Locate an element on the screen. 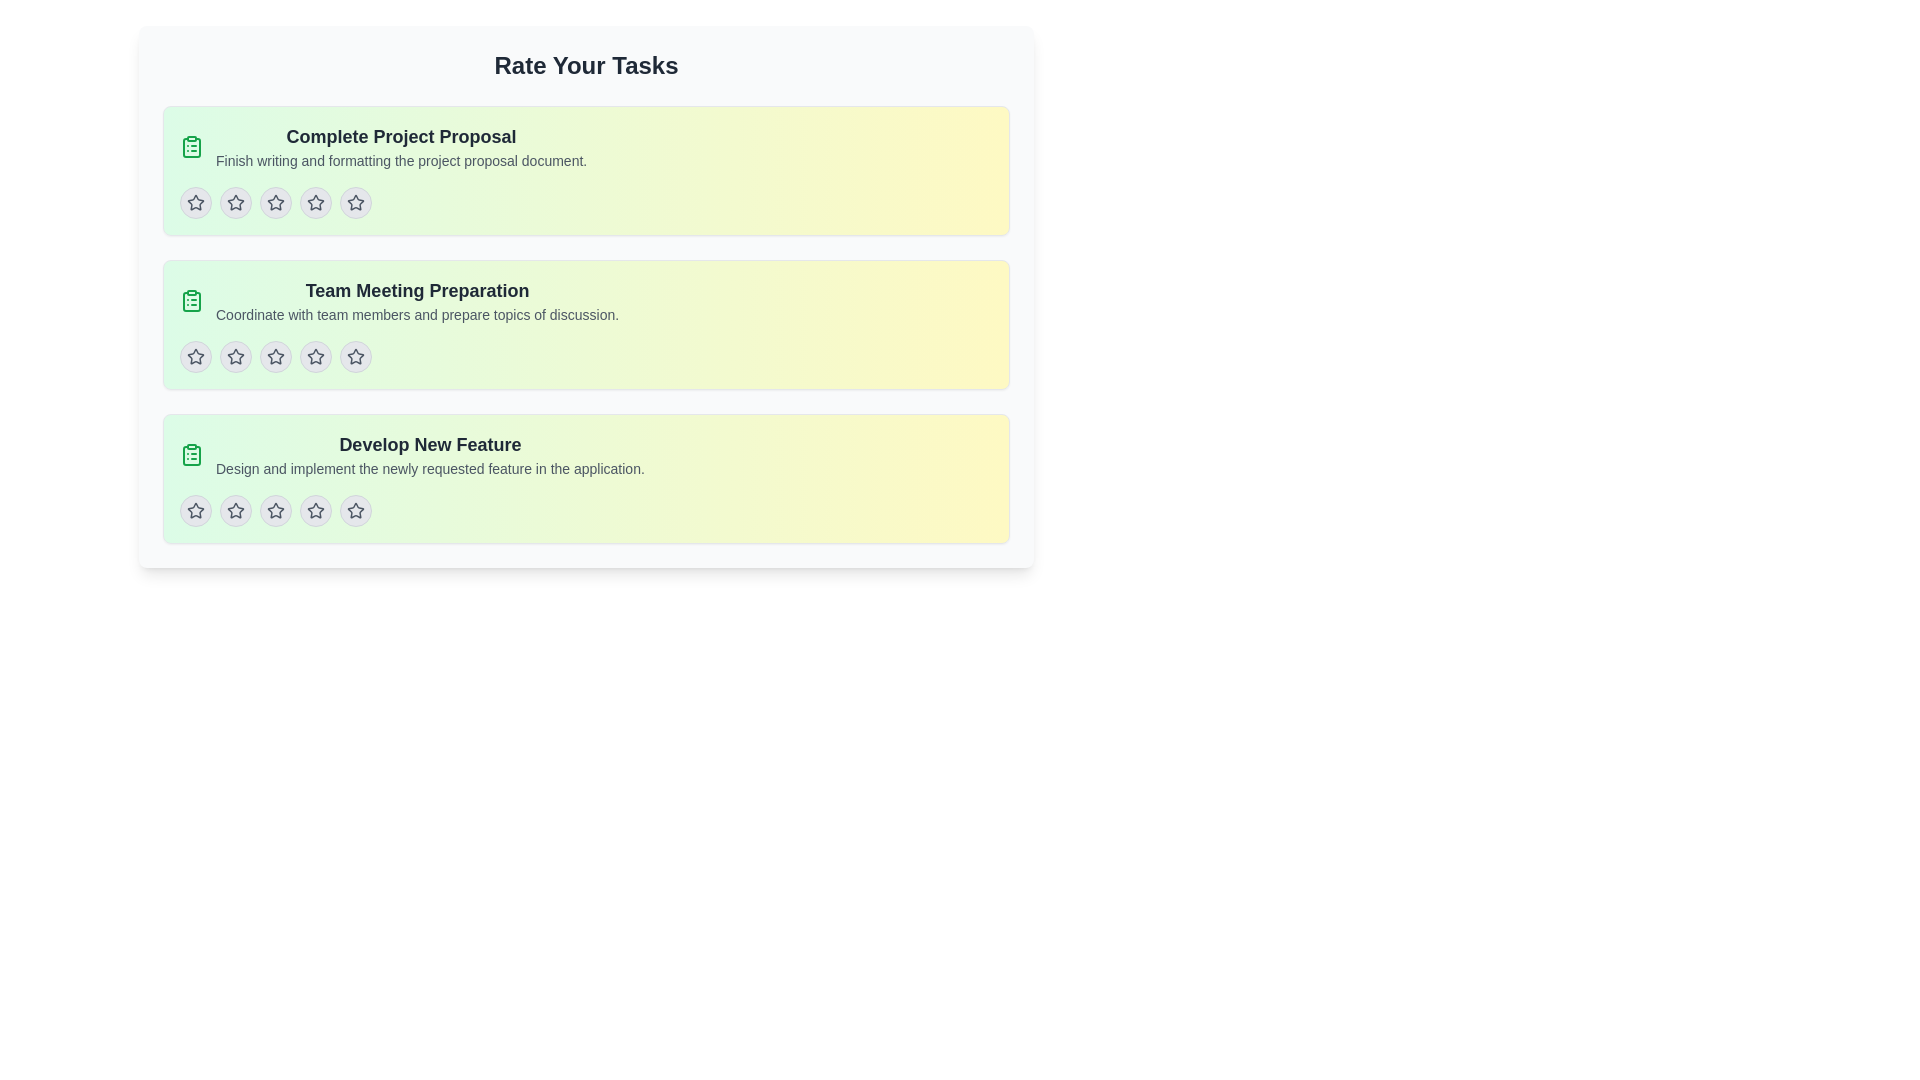  the descriptive section element that provides task information, positioned between the 'Complete Project Proposal' and 'Develop New Feature' tasks is located at coordinates (585, 300).